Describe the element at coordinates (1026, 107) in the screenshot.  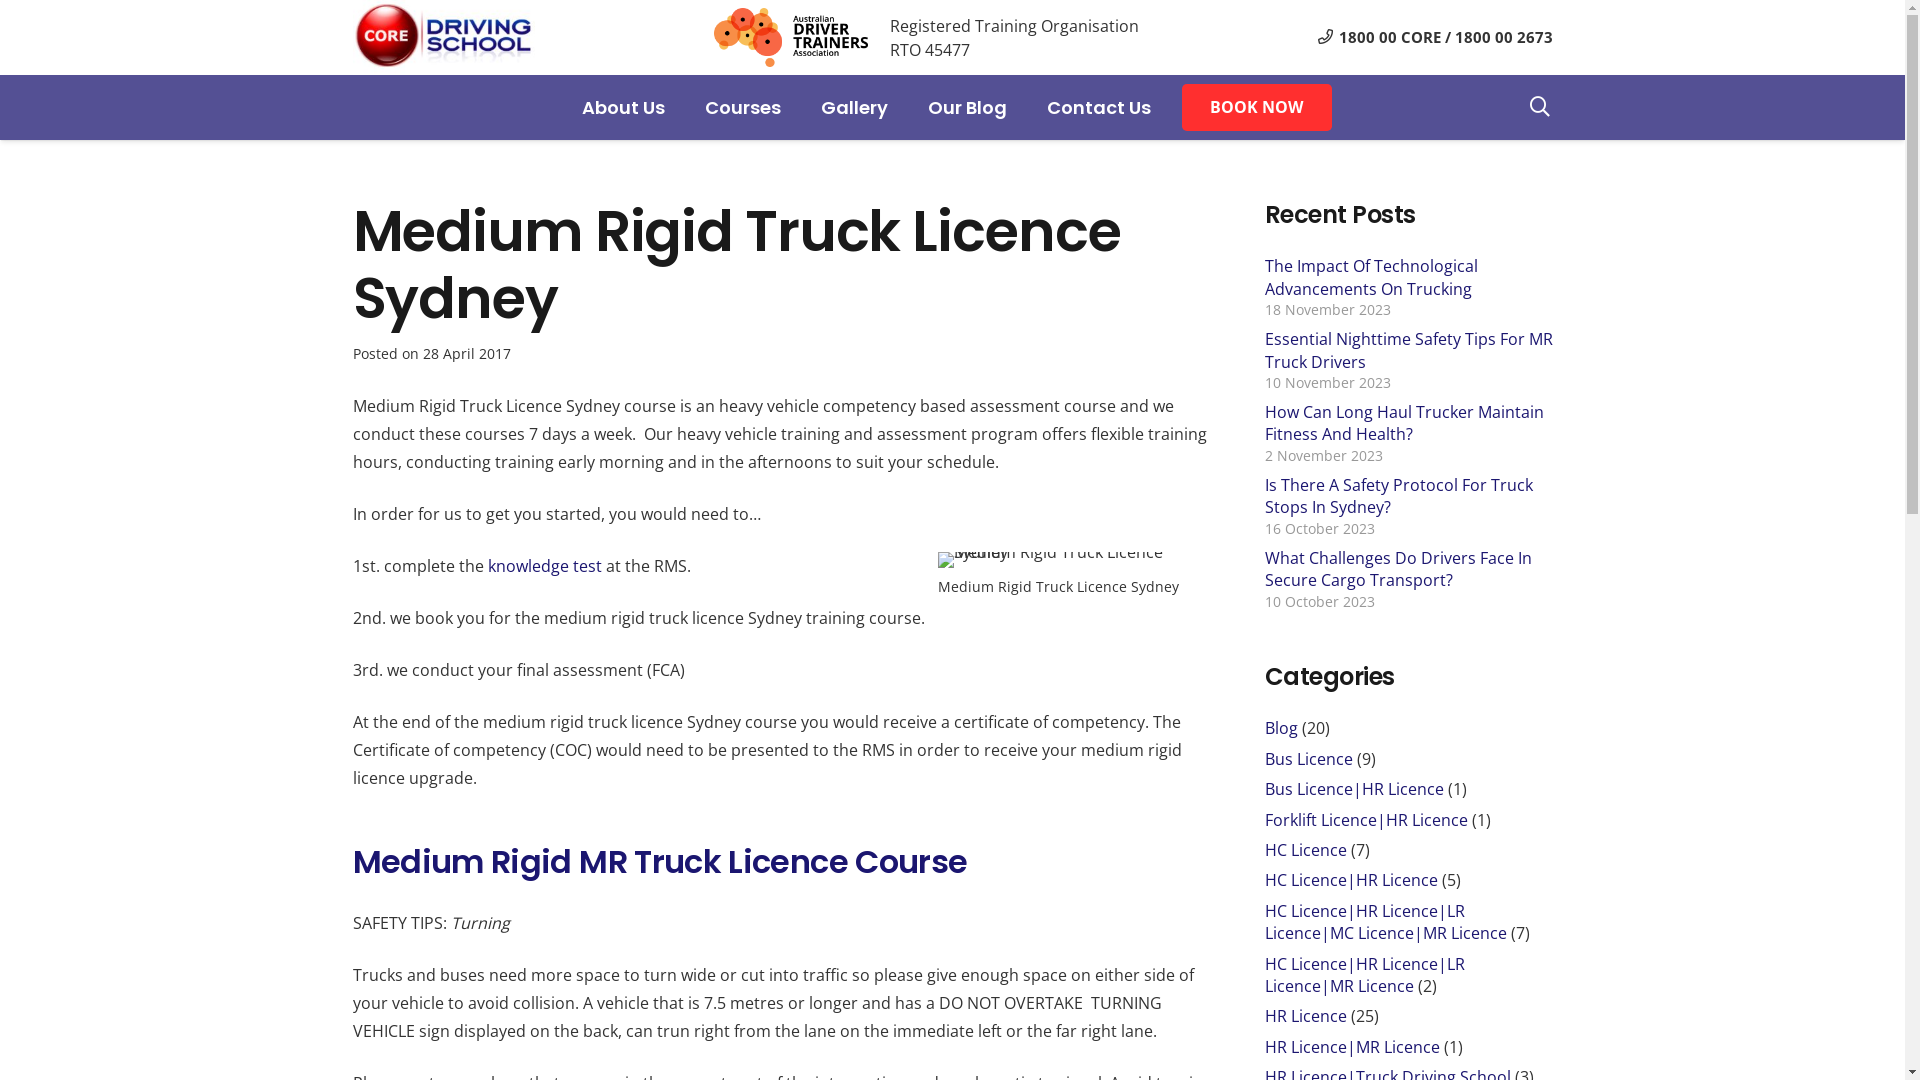
I see `'Contact Us'` at that location.